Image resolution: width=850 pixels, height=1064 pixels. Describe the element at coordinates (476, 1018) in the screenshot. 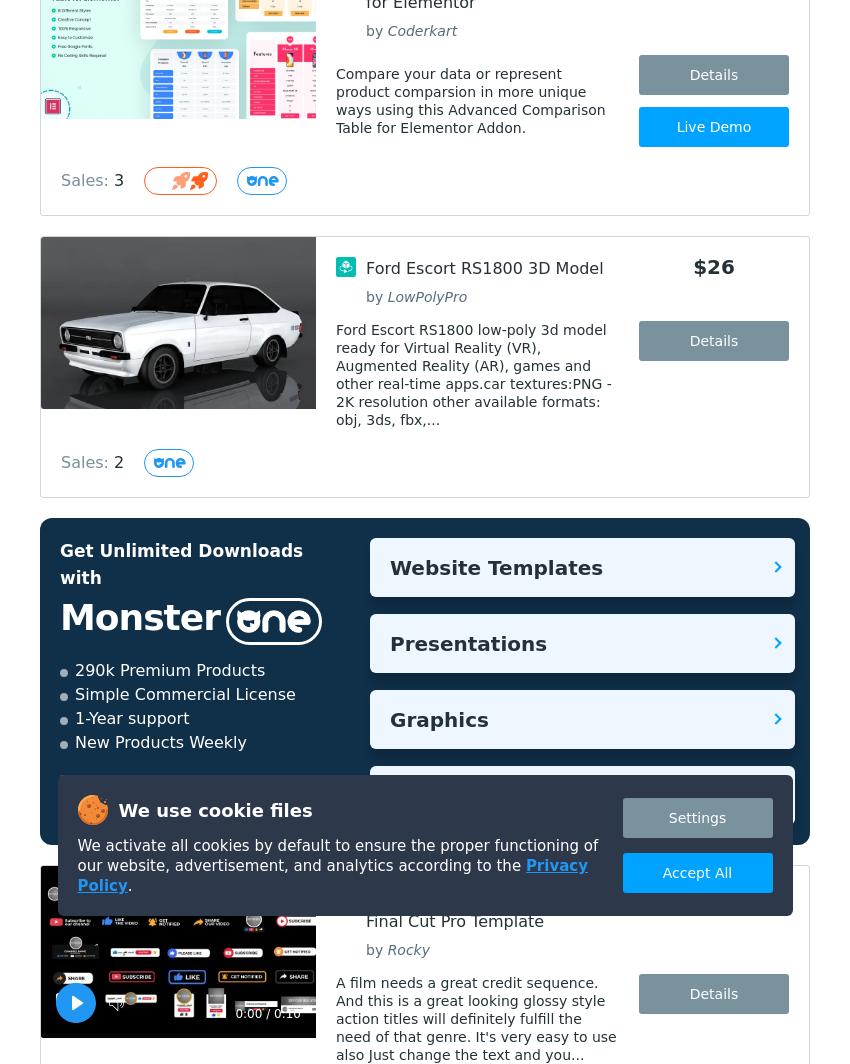

I see `'A film needs a great credit sequence. And this is a great looking glossy style action titles will definitely fulfill the need of that genre. It's very easy to use also Just change the text and you...'` at that location.